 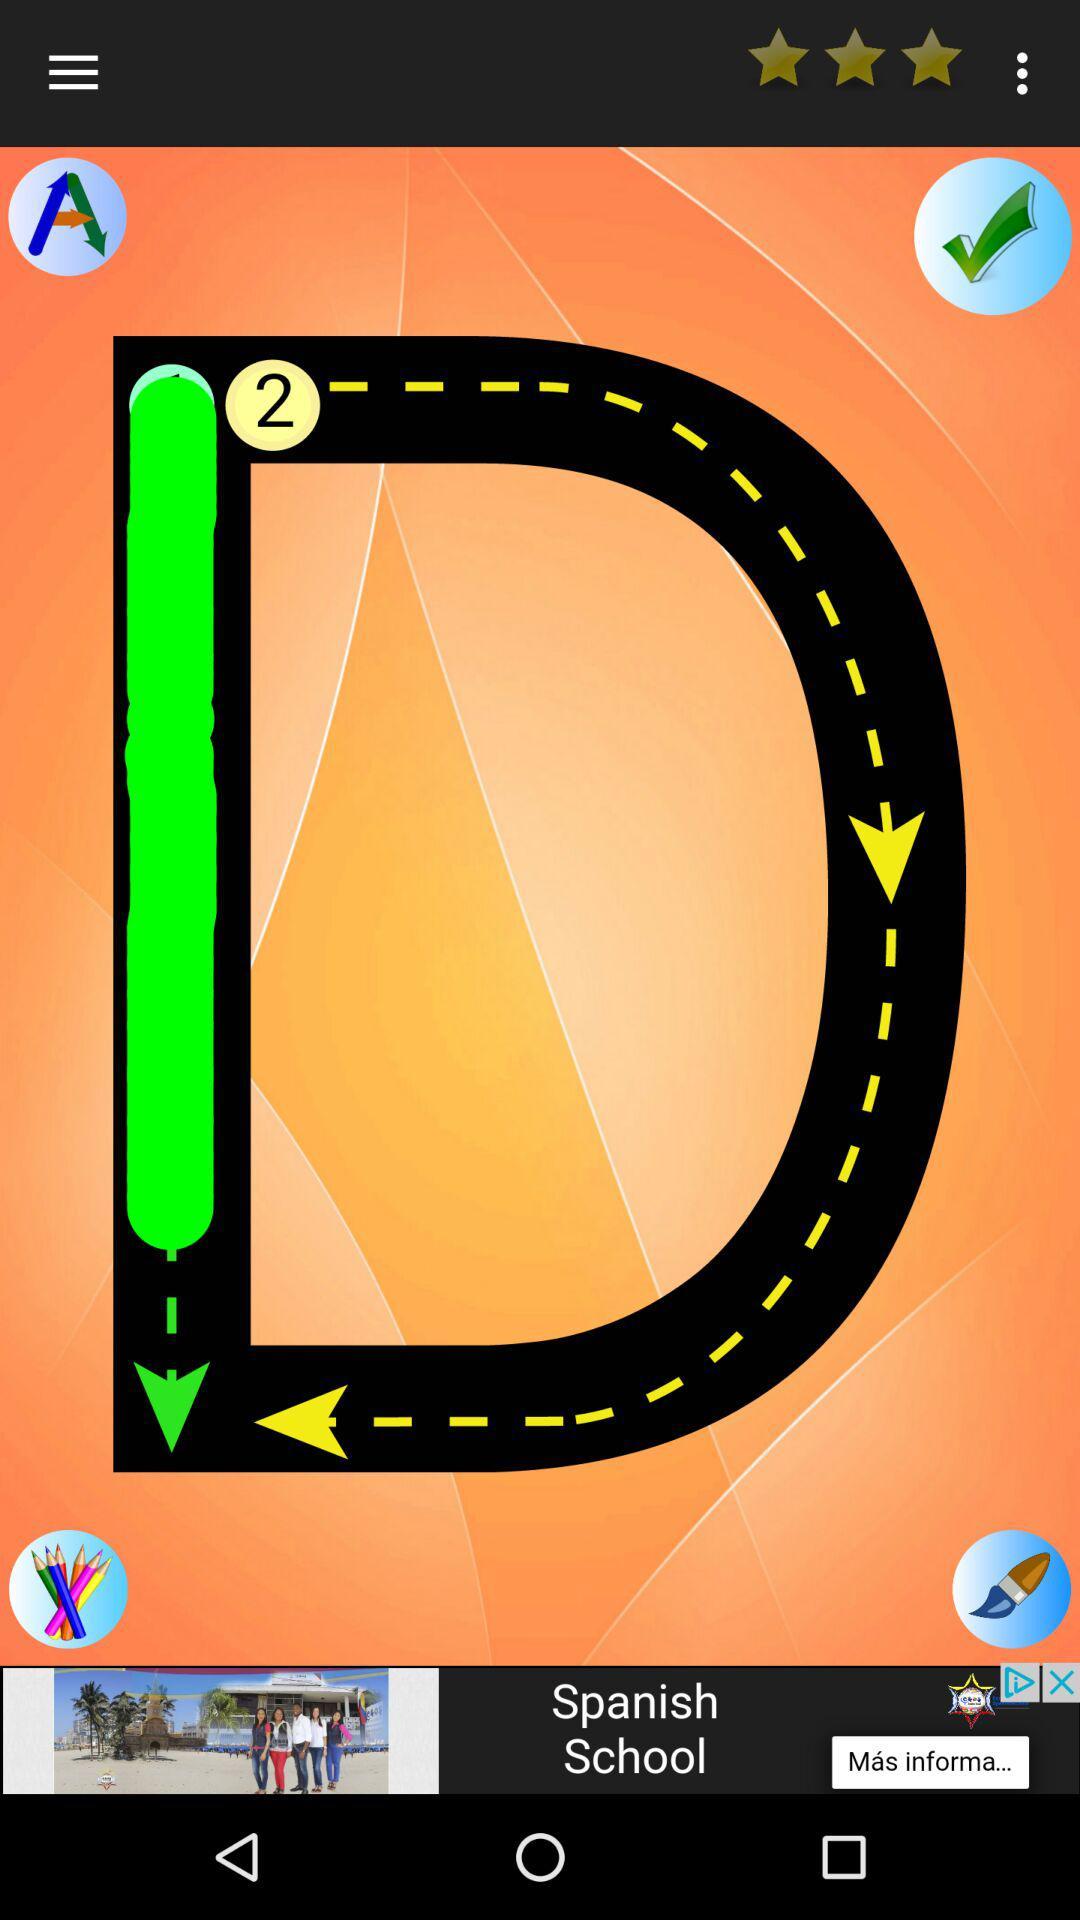 What do you see at coordinates (67, 1588) in the screenshot?
I see `tap to choice a color` at bounding box center [67, 1588].